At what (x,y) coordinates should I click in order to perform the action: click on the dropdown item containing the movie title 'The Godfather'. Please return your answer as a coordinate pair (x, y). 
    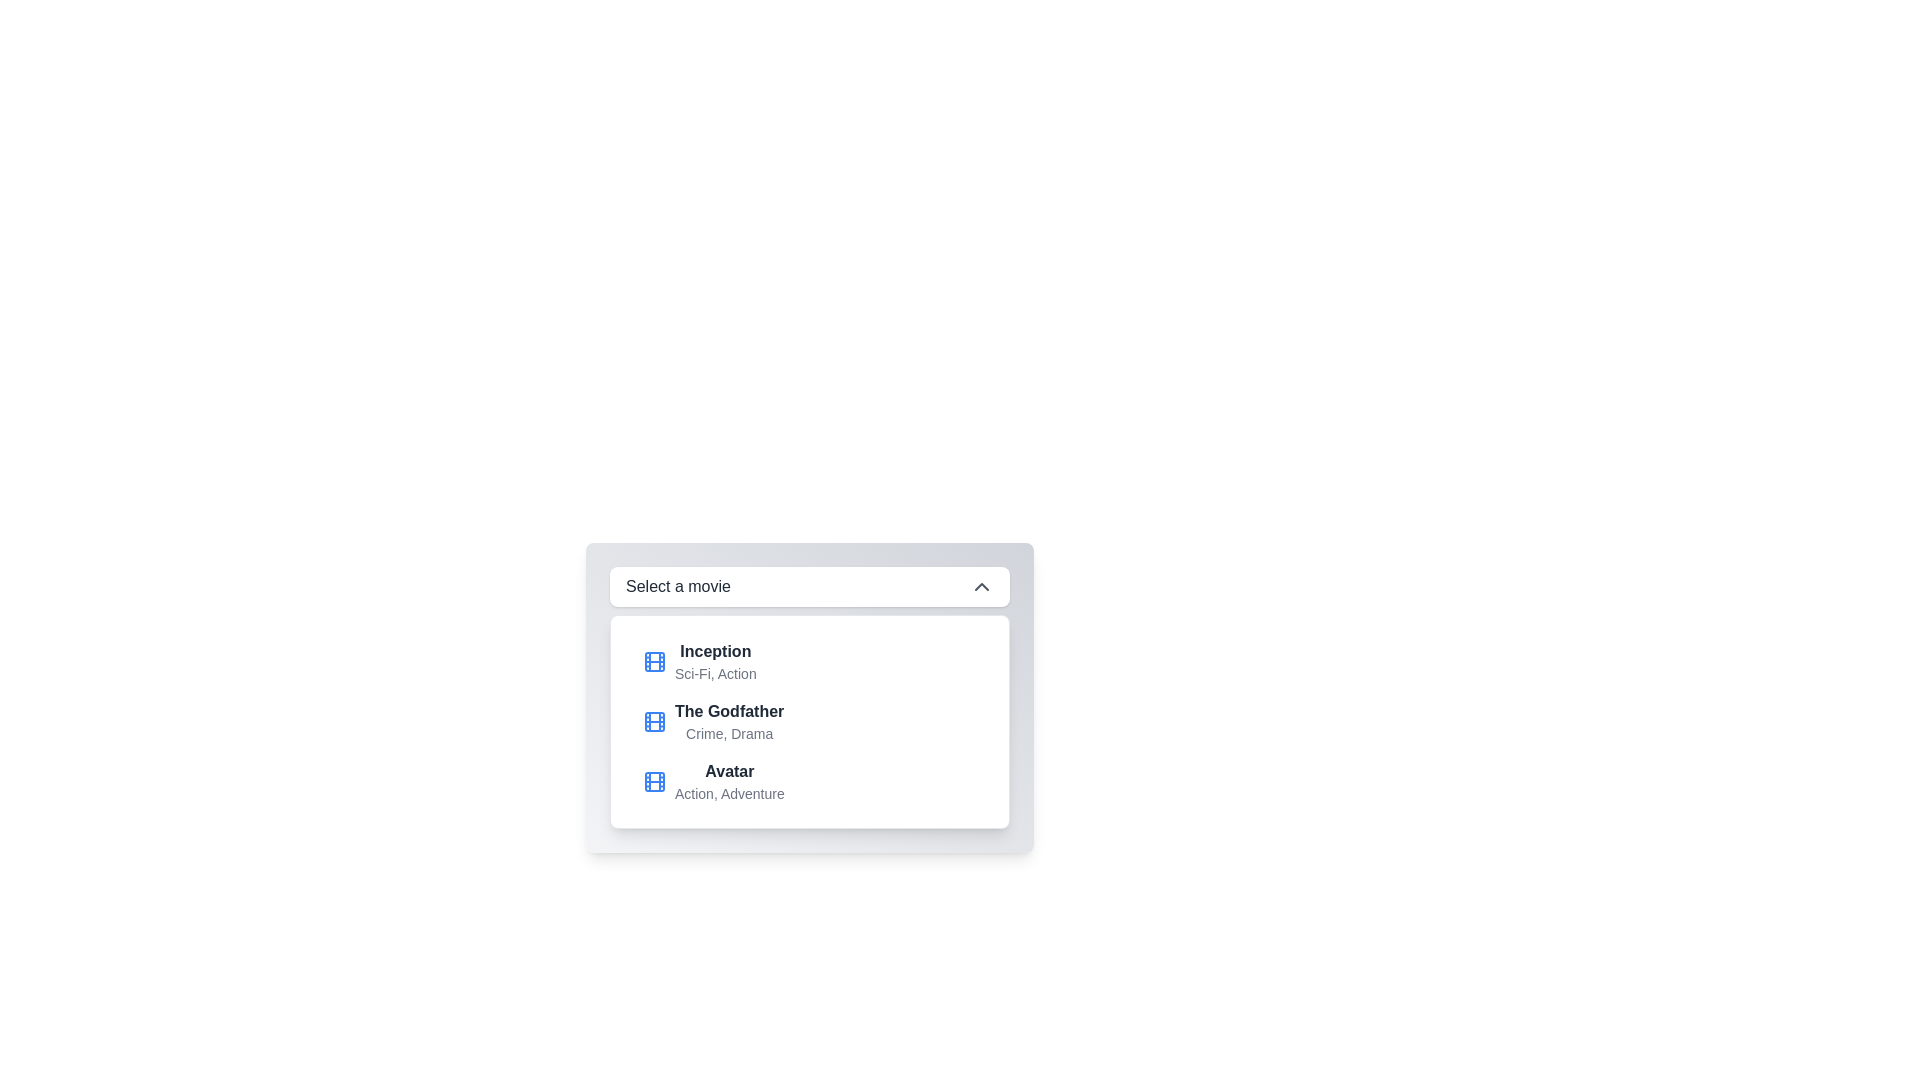
    Looking at the image, I should click on (728, 721).